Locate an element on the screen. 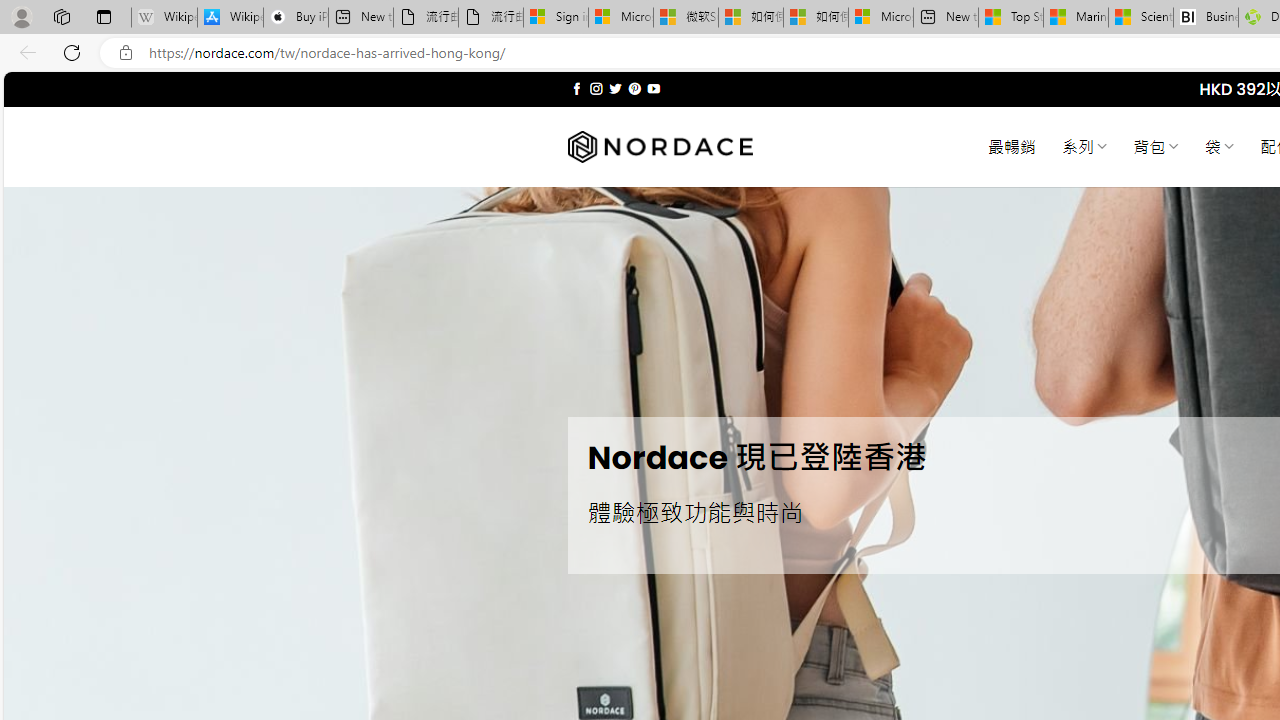 The image size is (1280, 720). 'Follow on YouTube' is located at coordinates (653, 88).